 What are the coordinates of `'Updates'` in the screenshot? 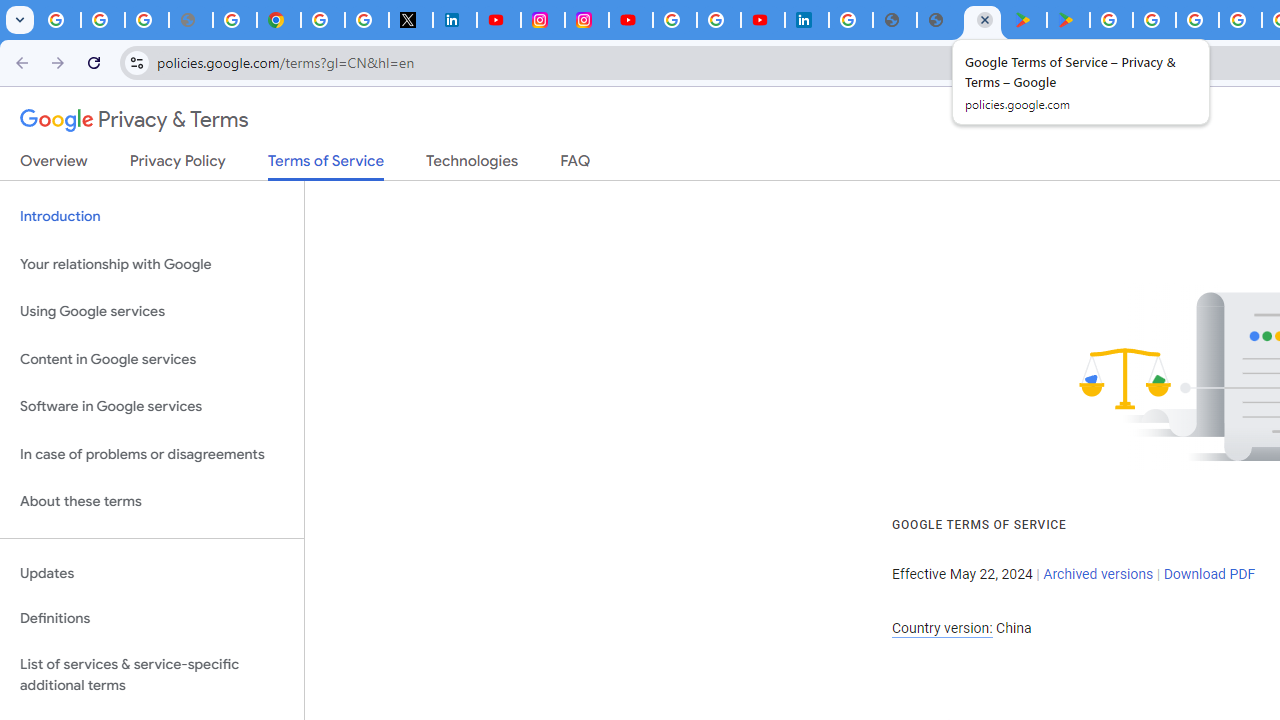 It's located at (151, 573).